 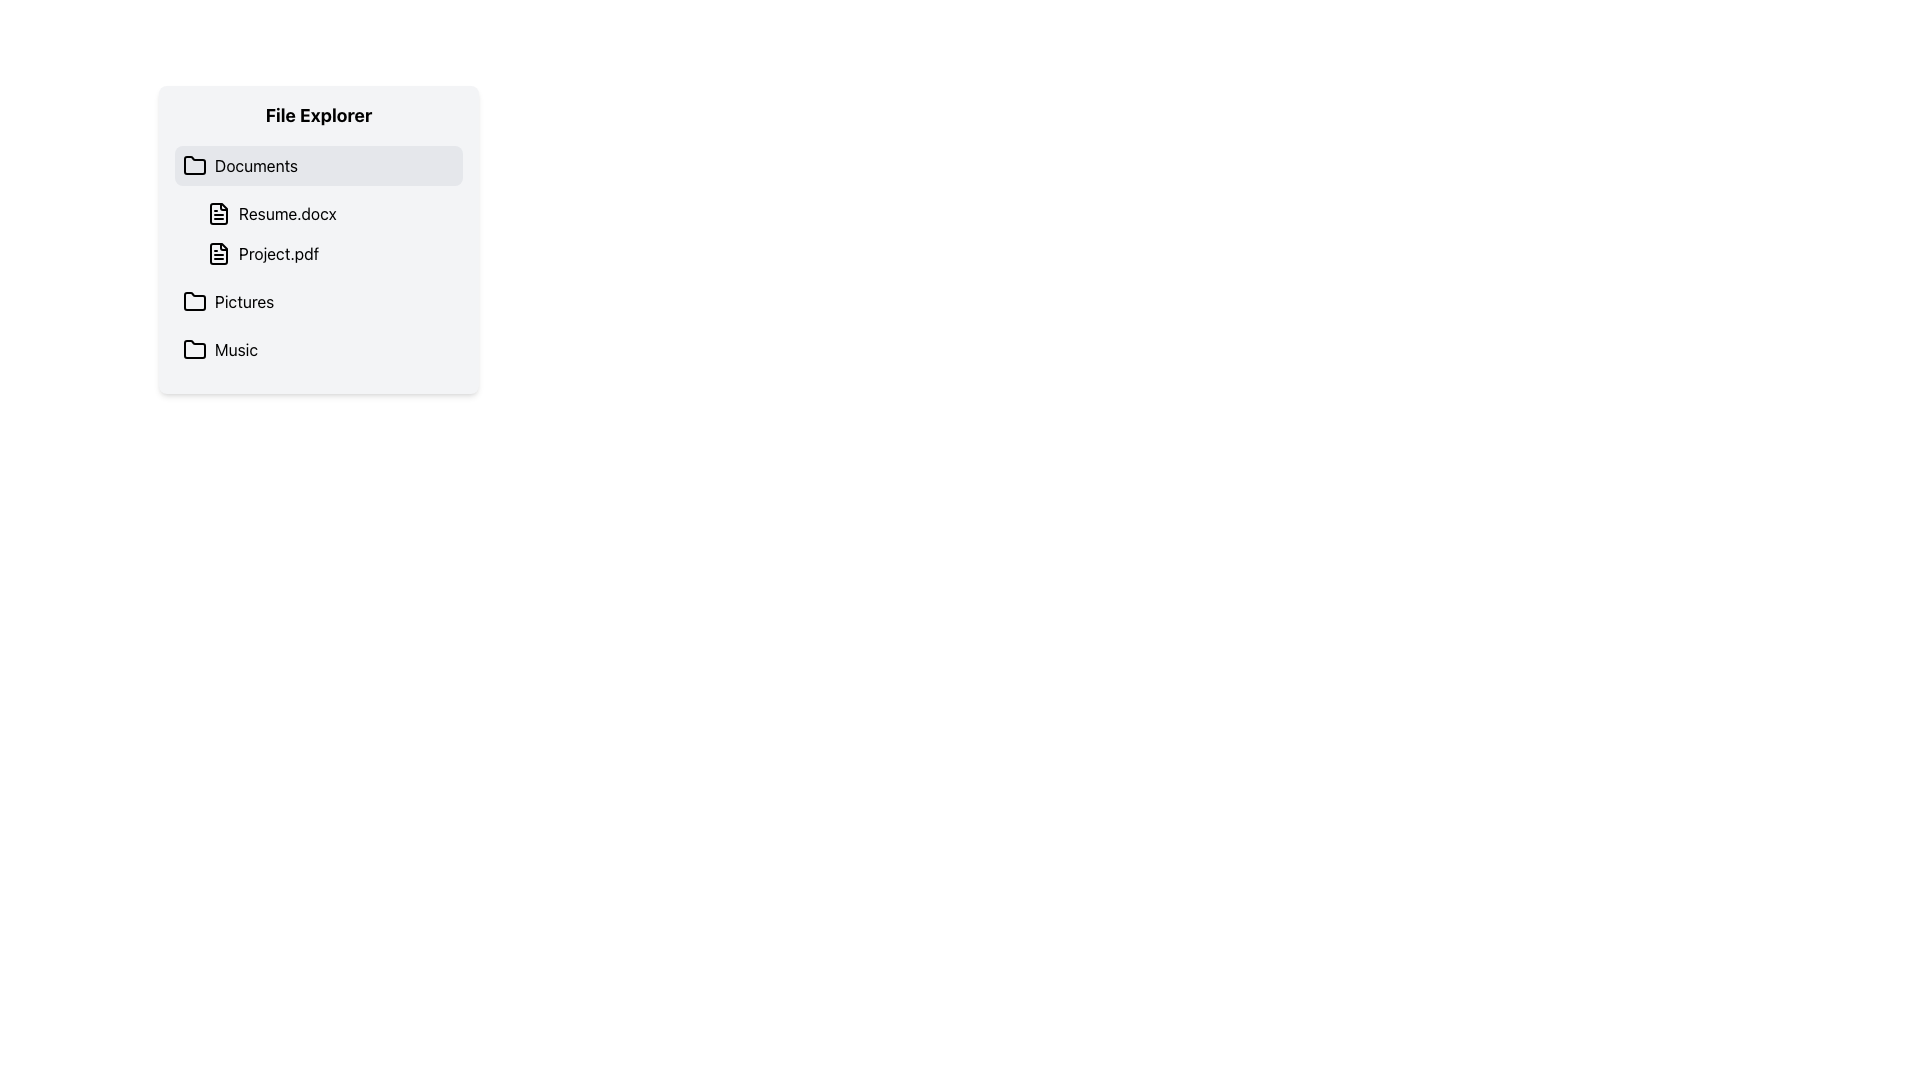 What do you see at coordinates (331, 213) in the screenshot?
I see `the list item representing the file named 'Resume.docx'` at bounding box center [331, 213].